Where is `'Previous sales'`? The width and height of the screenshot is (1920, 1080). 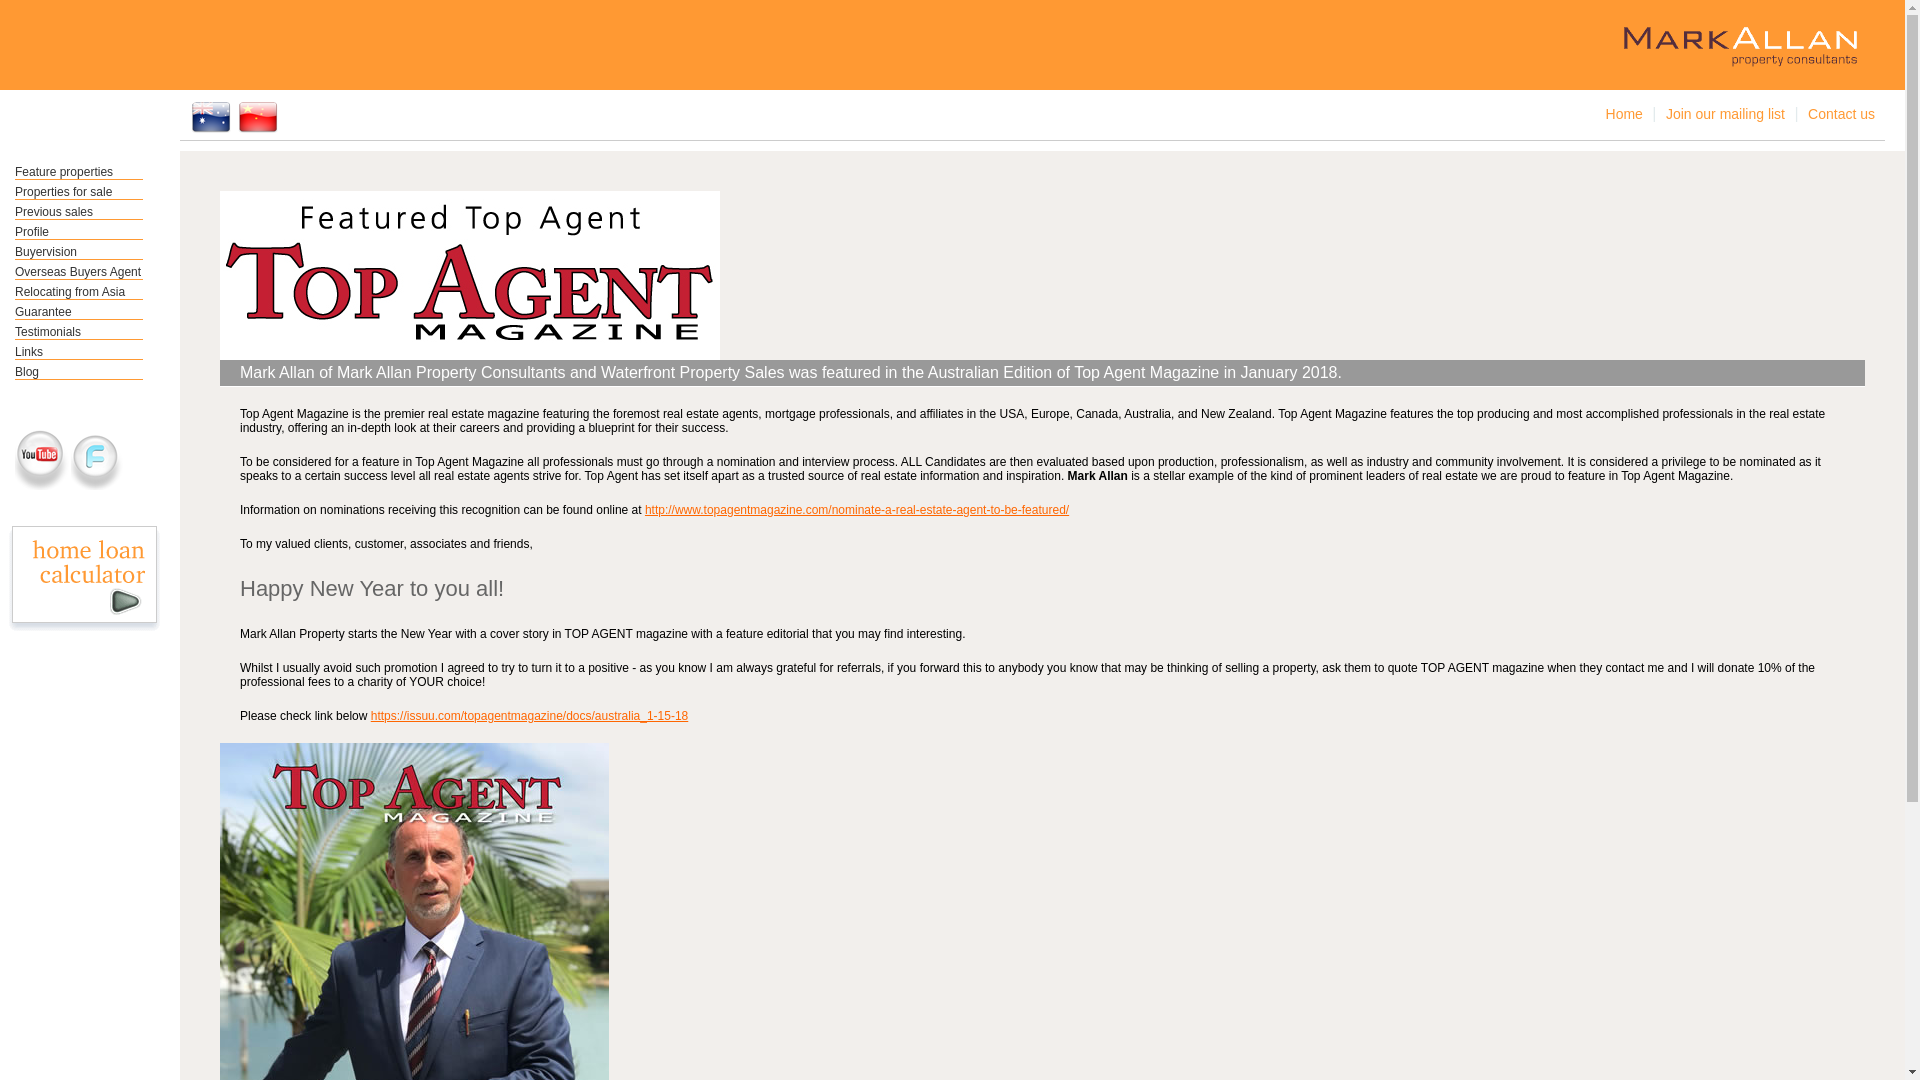 'Previous sales' is located at coordinates (78, 212).